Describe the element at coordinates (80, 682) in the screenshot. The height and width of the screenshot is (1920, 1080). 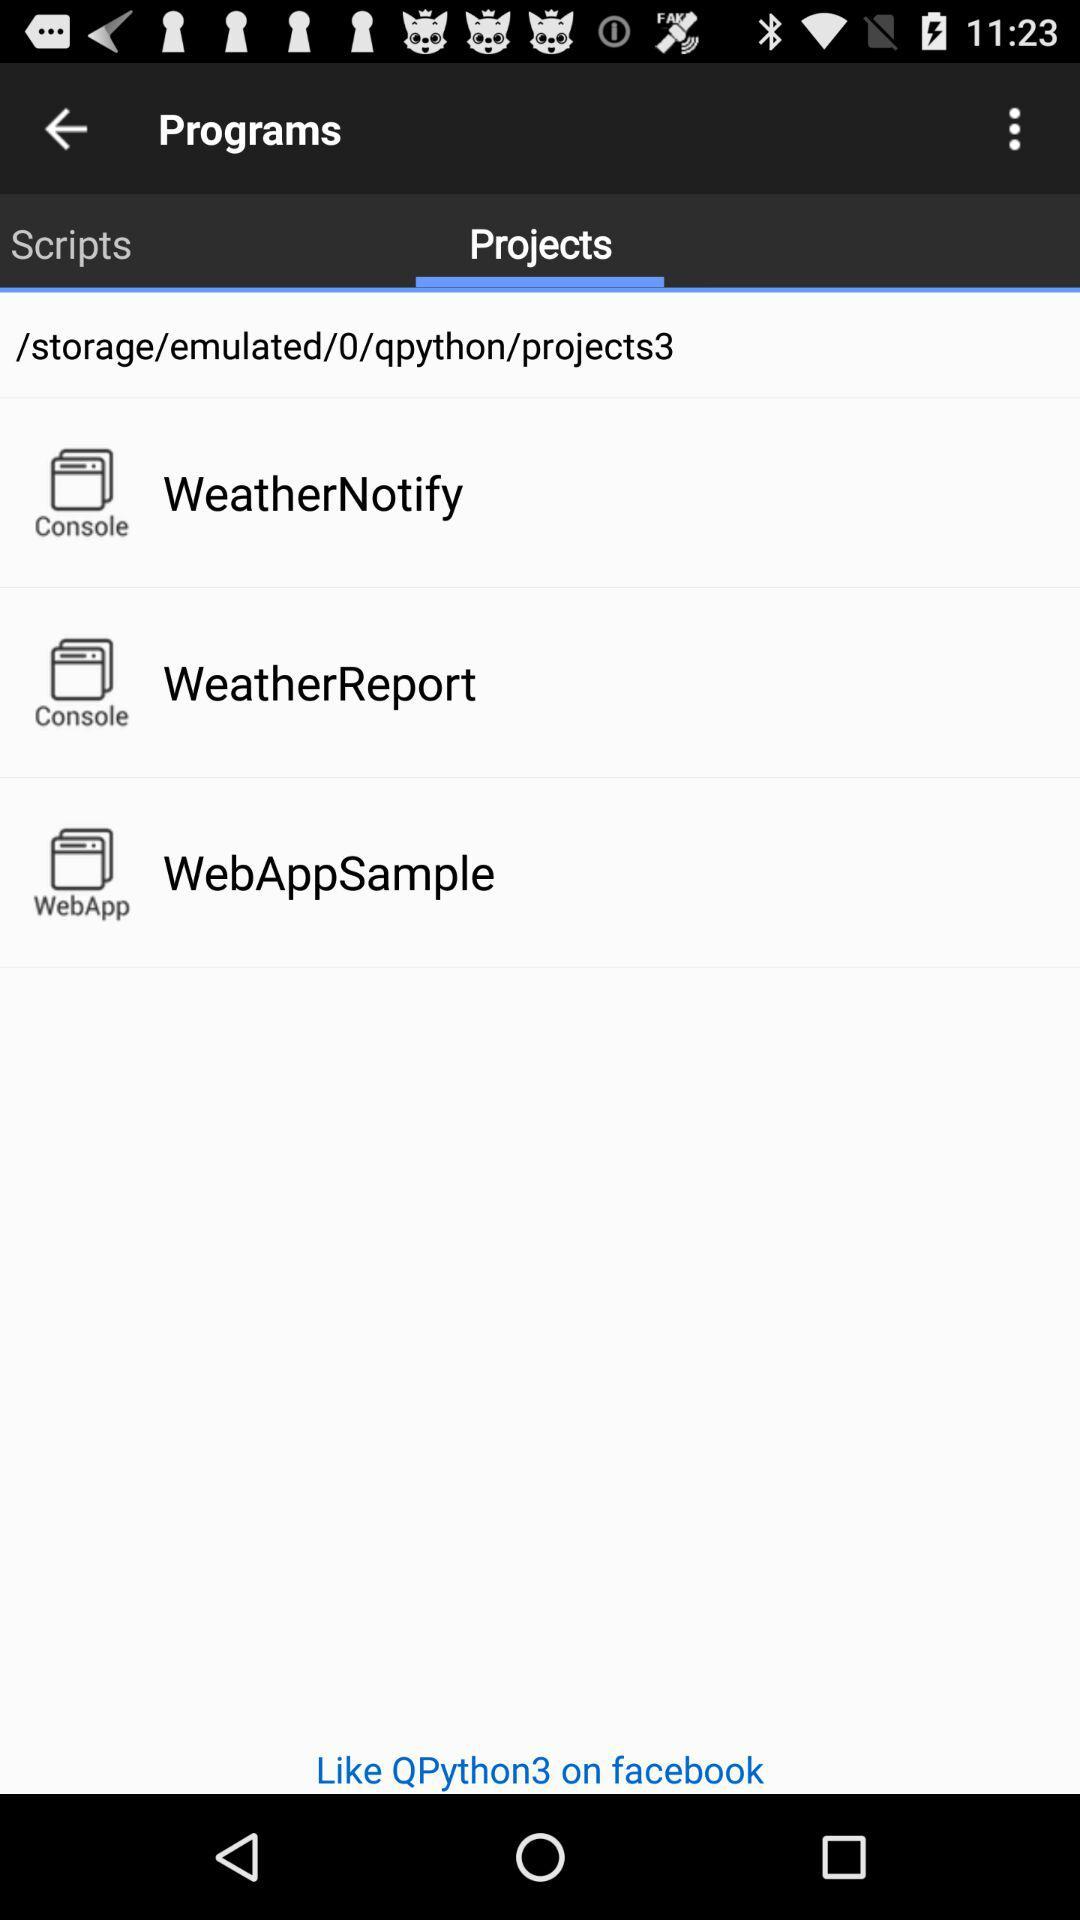
I see `the second icon below projects` at that location.